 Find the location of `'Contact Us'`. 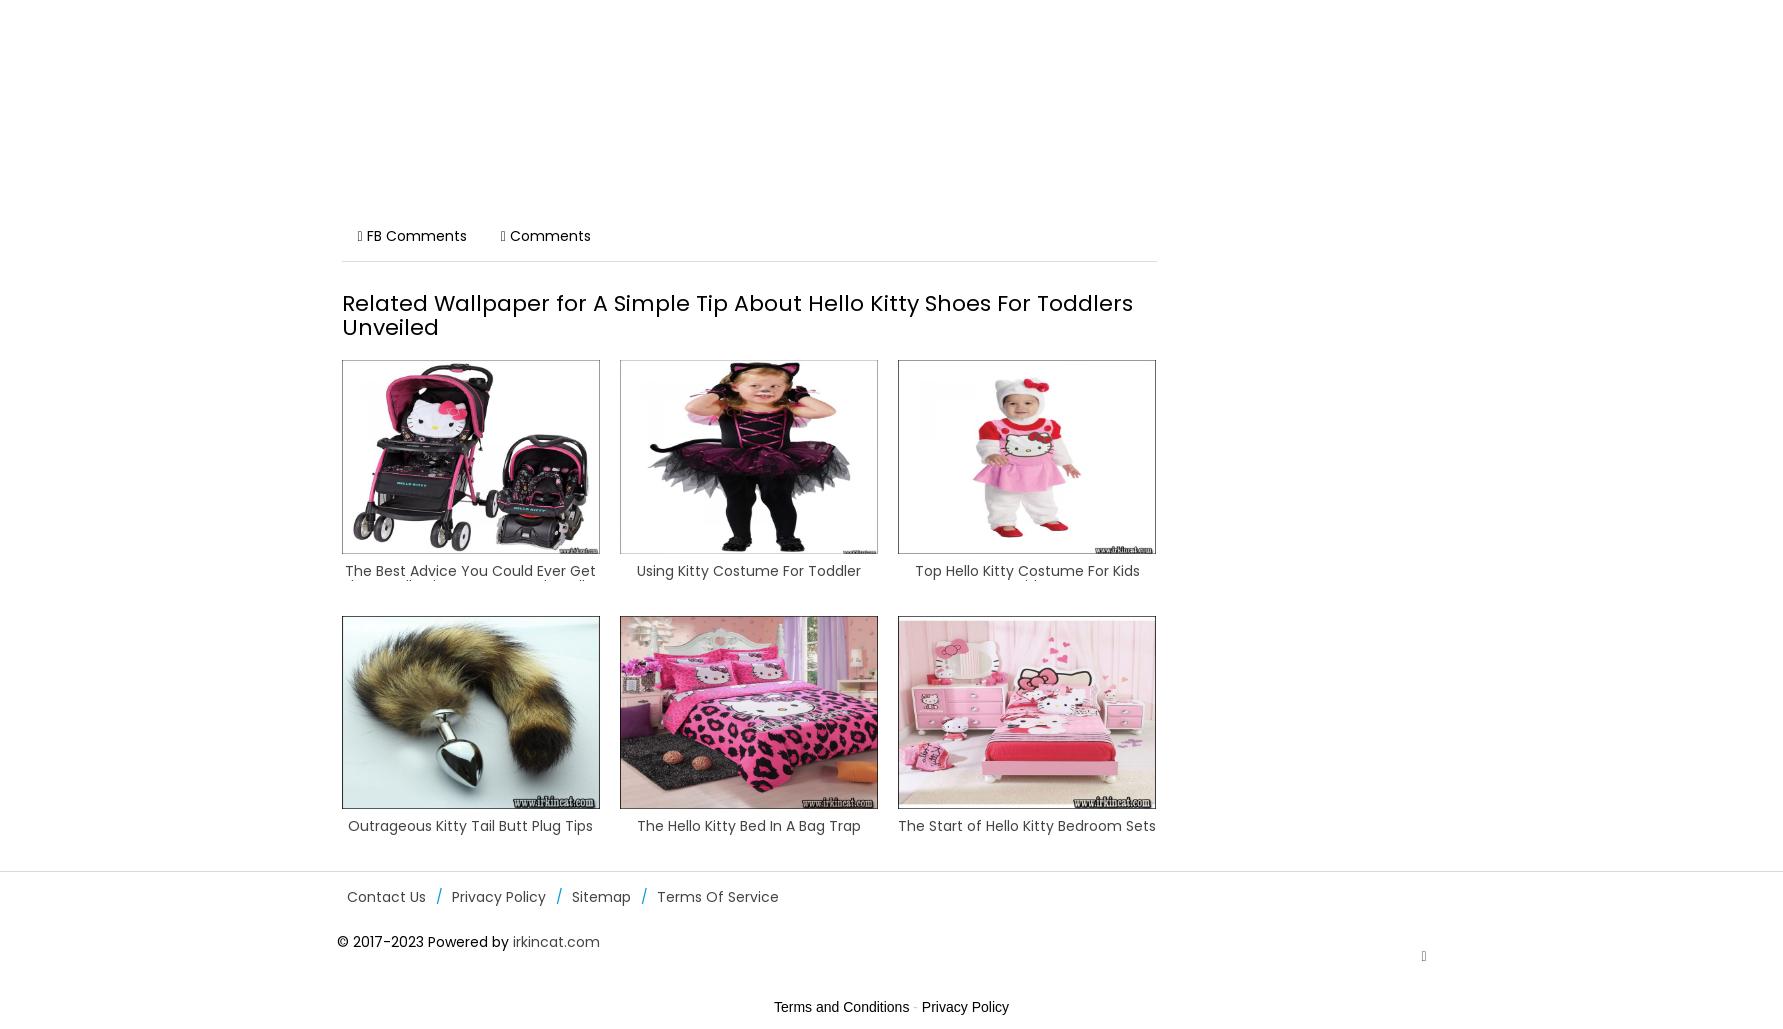

'Contact Us' is located at coordinates (384, 896).